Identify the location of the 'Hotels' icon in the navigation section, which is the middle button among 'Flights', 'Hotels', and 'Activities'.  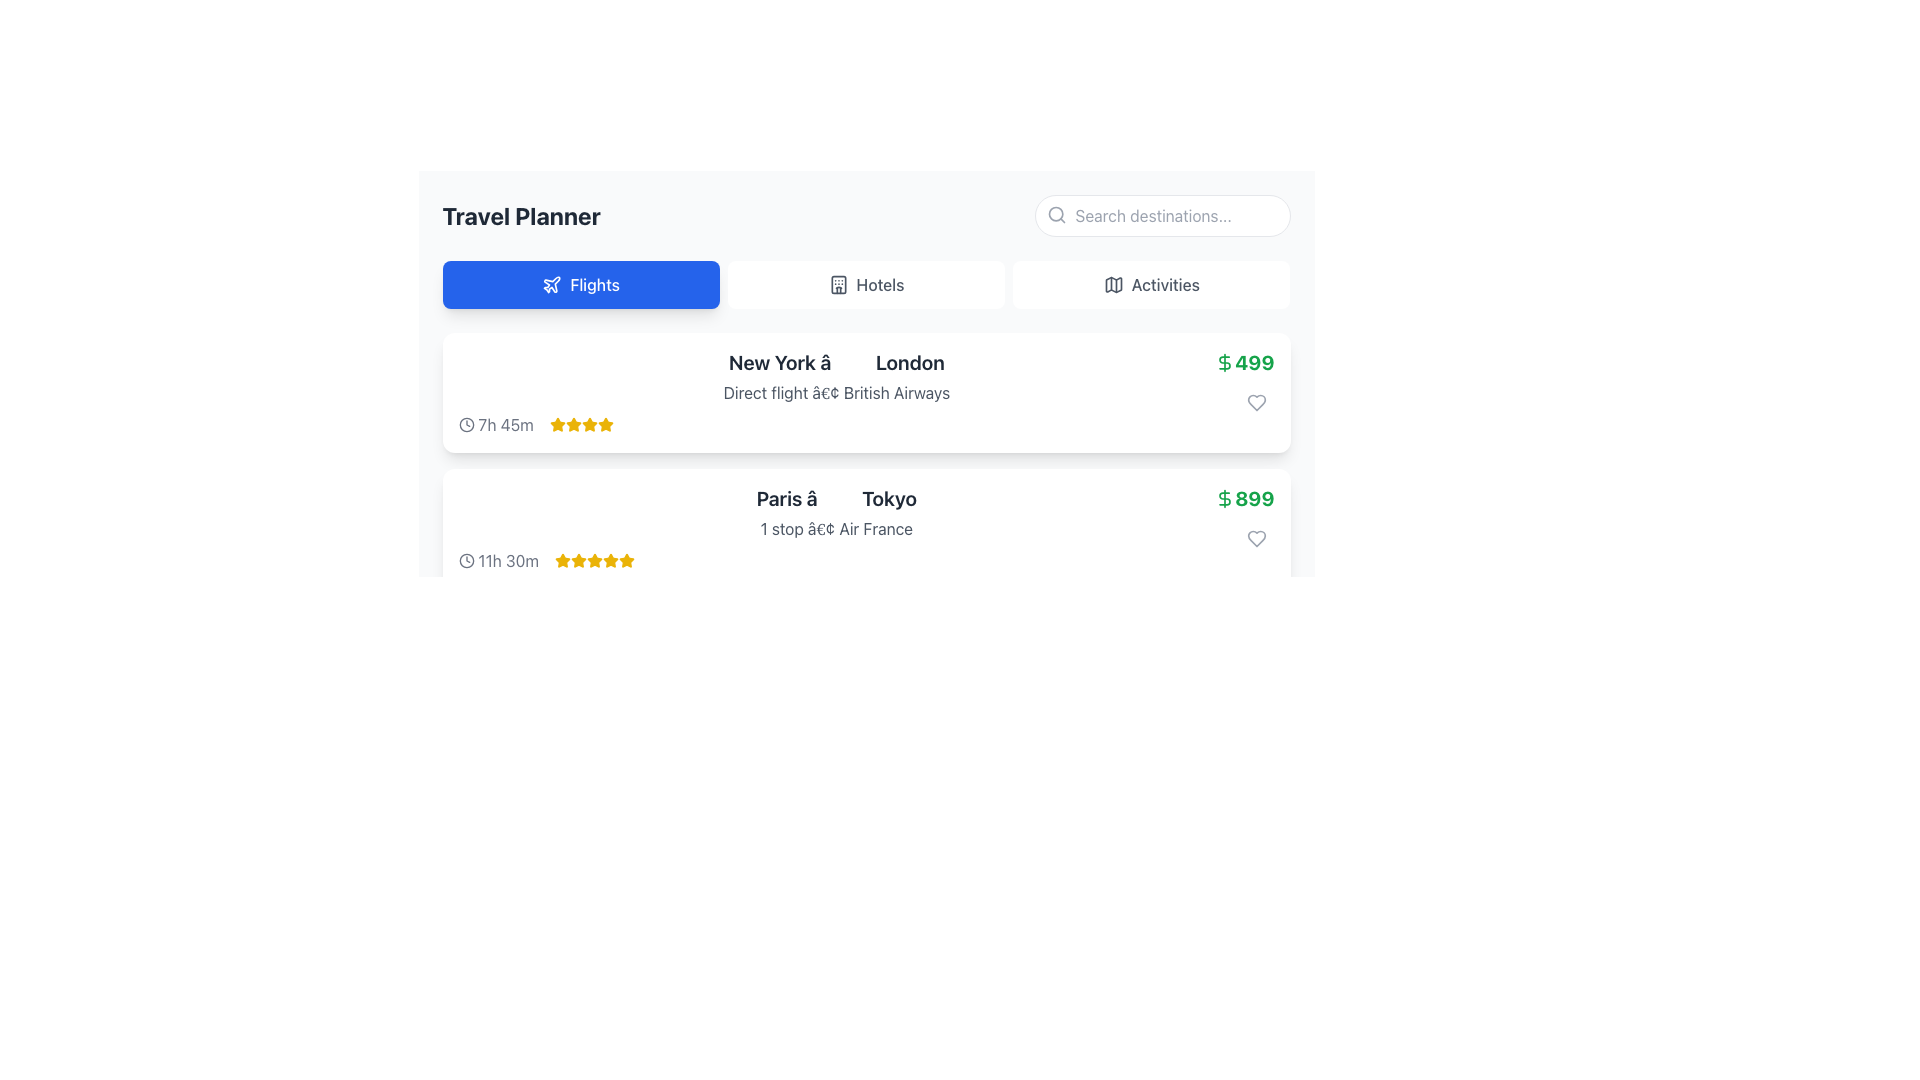
(838, 285).